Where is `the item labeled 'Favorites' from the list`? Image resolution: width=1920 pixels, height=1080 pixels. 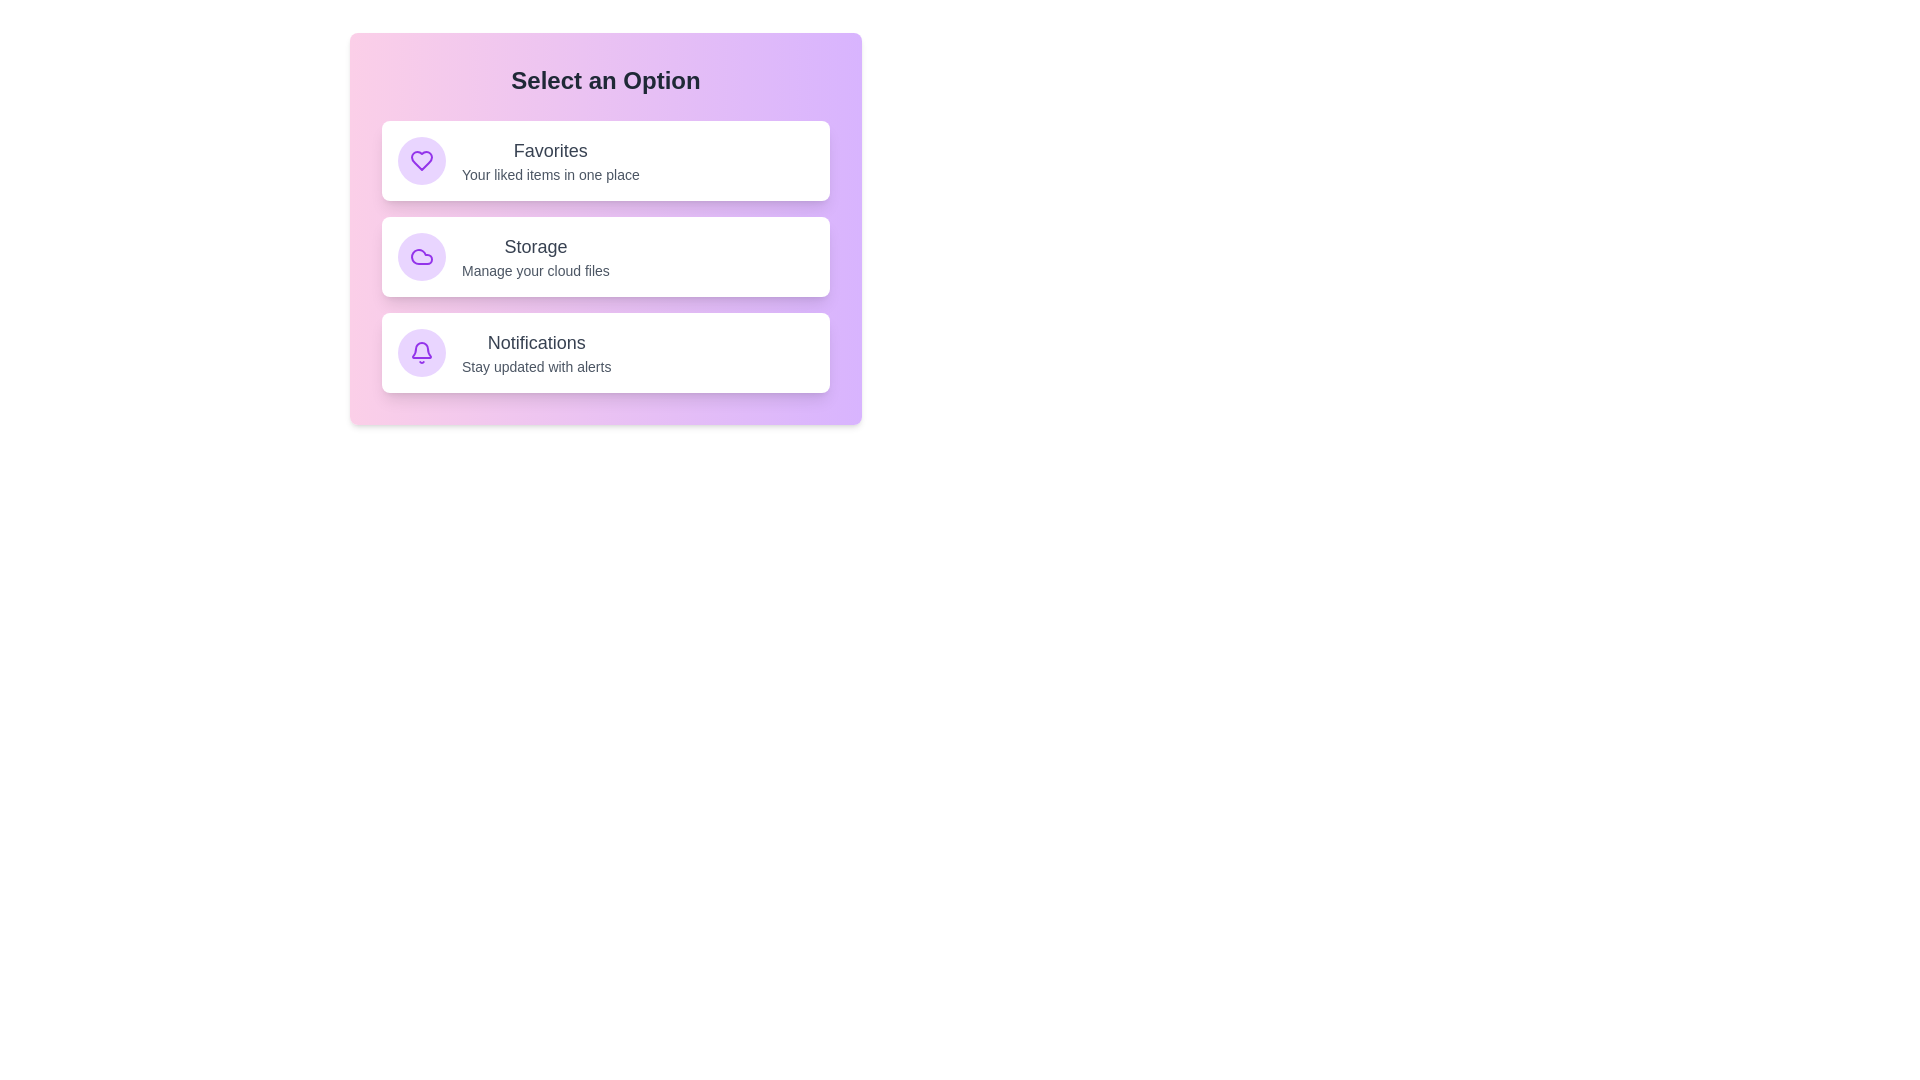
the item labeled 'Favorites' from the list is located at coordinates (604, 160).